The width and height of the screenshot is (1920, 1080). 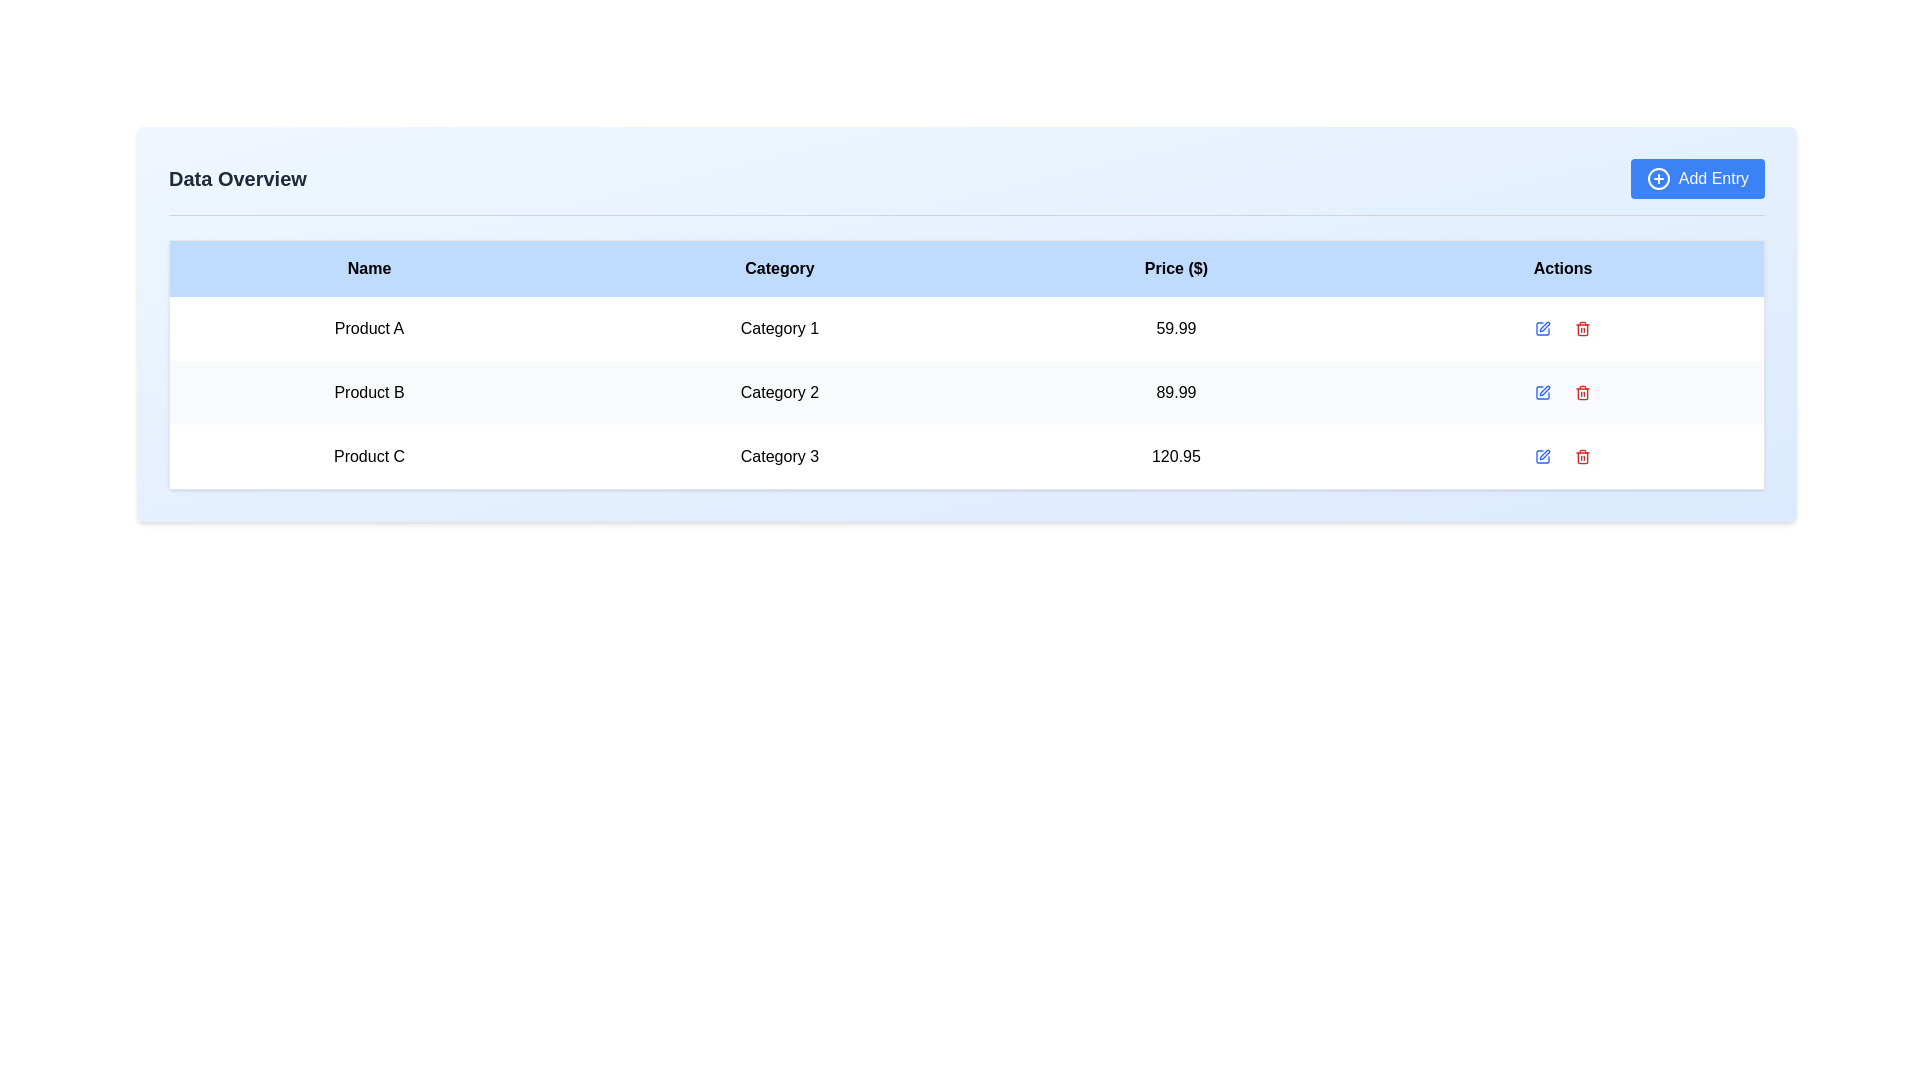 I want to click on the static Text label displaying the category information for 'Product C' located in the third row of the table within the 'Category' column, so click(x=778, y=457).